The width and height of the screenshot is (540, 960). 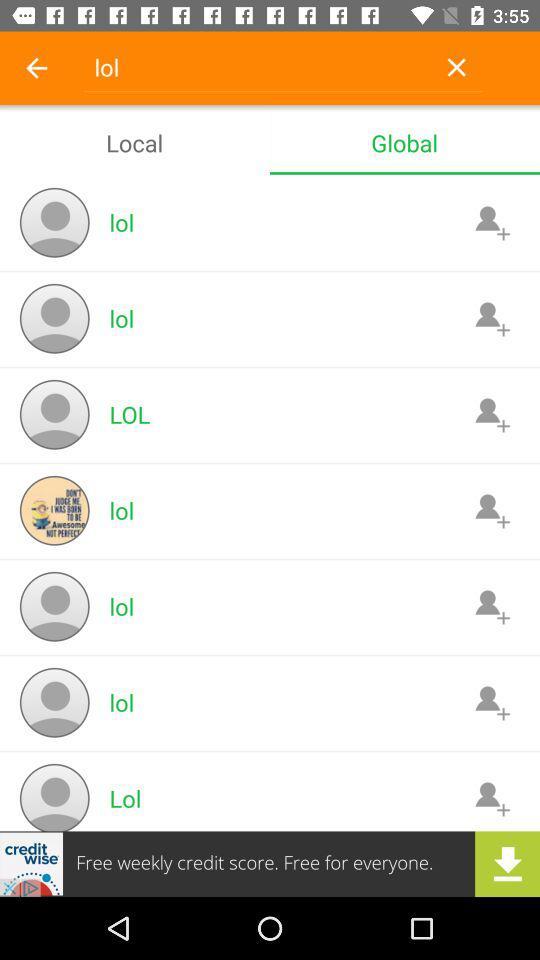 What do you see at coordinates (491, 413) in the screenshot?
I see `person lol` at bounding box center [491, 413].